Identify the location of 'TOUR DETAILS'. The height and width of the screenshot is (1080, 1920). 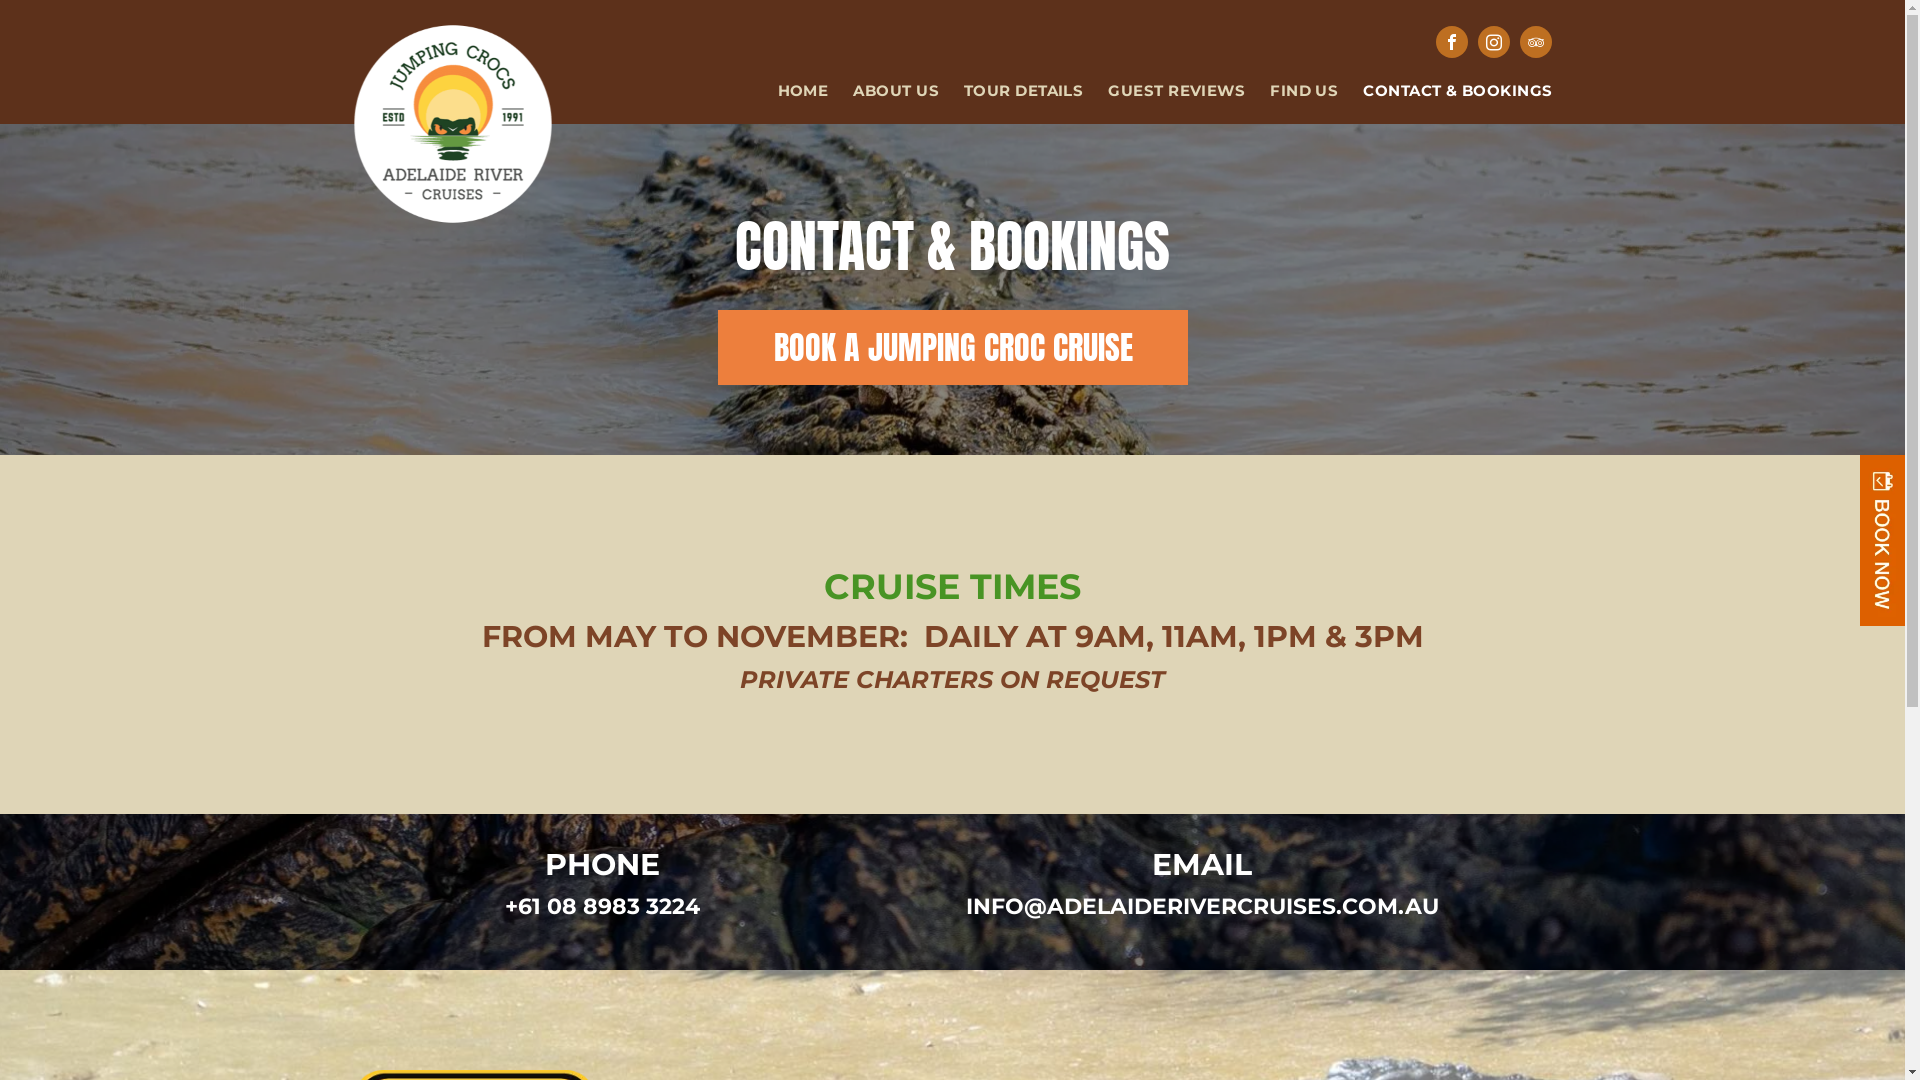
(938, 91).